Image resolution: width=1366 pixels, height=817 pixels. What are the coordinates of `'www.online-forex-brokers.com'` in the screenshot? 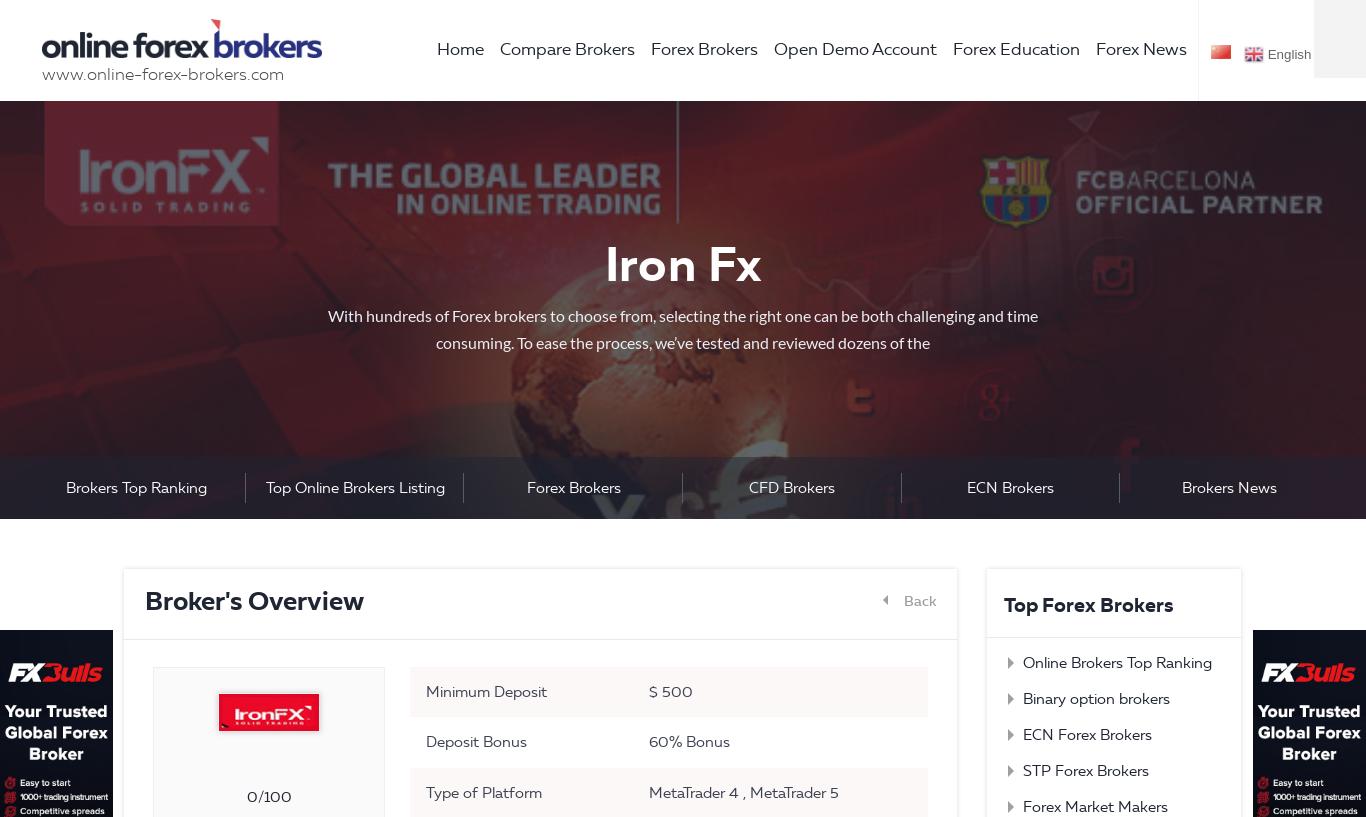 It's located at (161, 72).